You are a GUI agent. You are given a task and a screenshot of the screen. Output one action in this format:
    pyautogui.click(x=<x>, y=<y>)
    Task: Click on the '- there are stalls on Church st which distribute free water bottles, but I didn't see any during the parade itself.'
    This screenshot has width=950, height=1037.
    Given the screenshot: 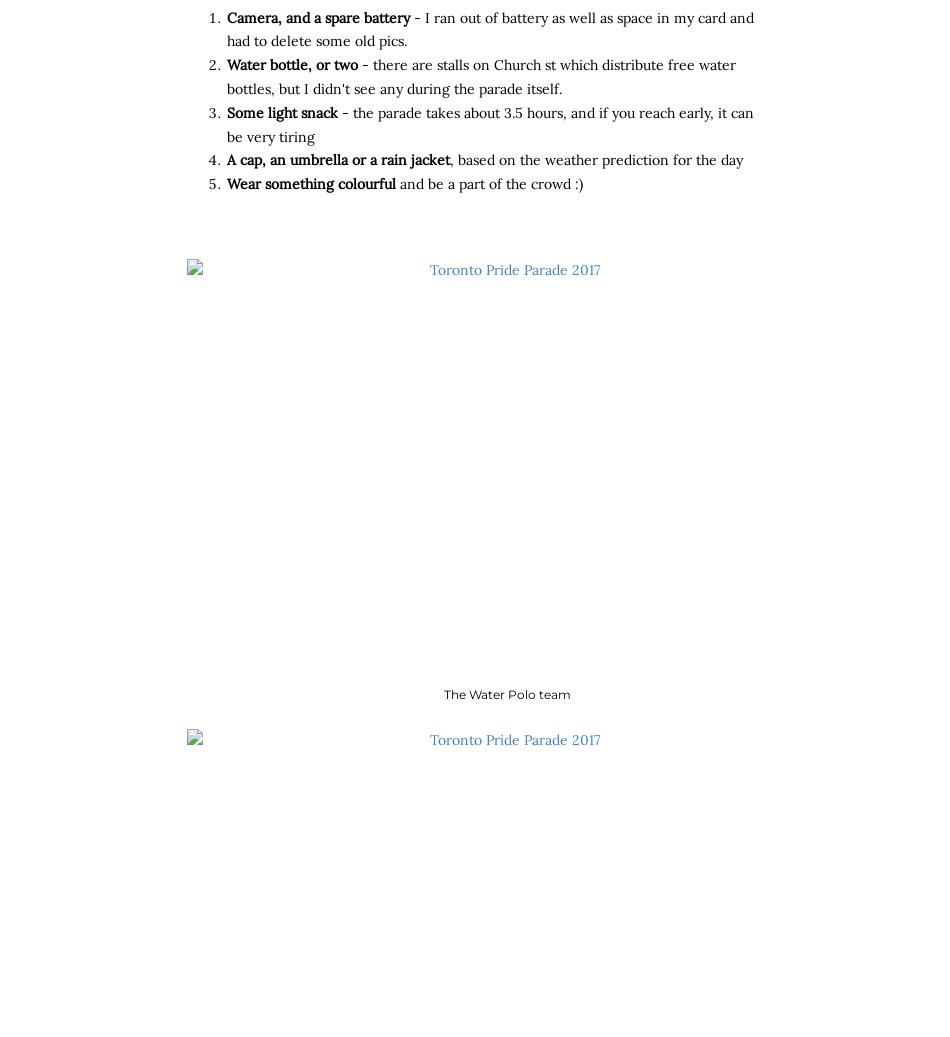 What is the action you would take?
    pyautogui.click(x=481, y=76)
    